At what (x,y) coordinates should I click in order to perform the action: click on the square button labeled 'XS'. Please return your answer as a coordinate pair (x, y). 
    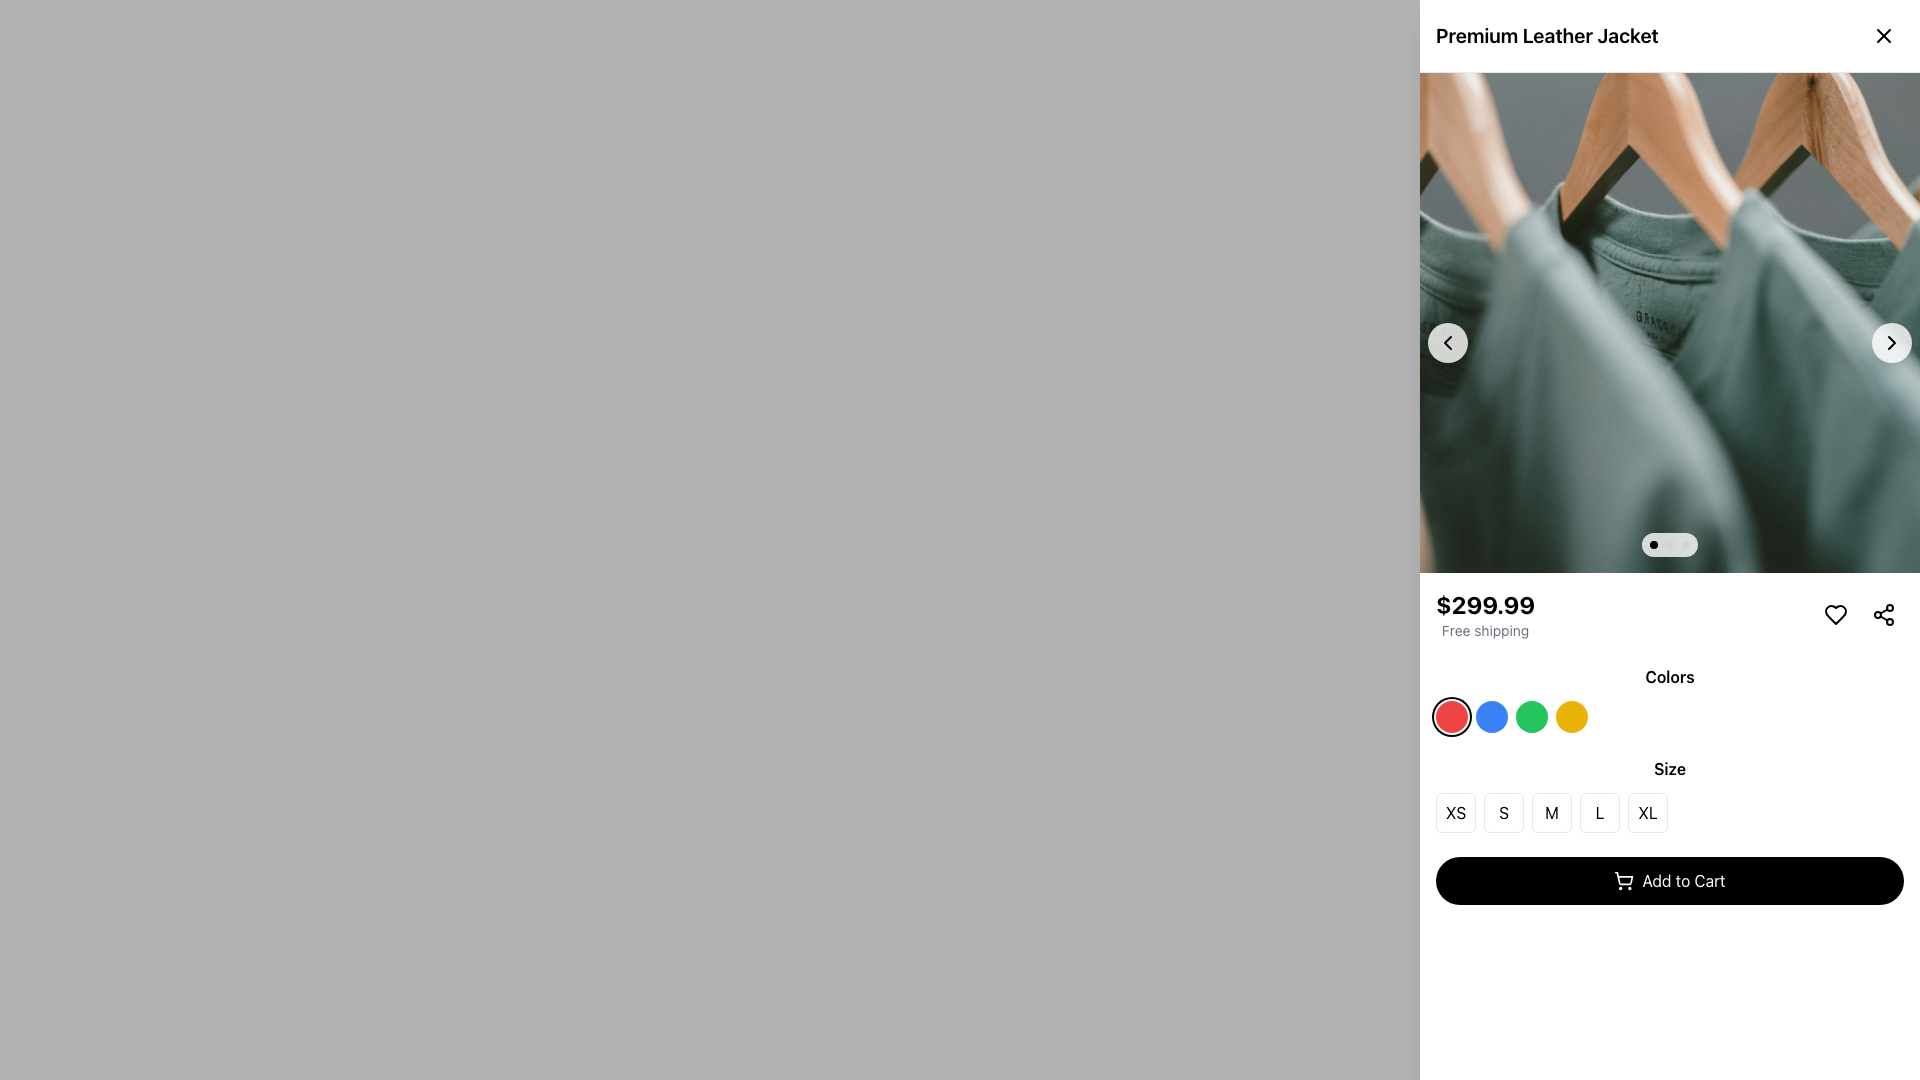
    Looking at the image, I should click on (1455, 813).